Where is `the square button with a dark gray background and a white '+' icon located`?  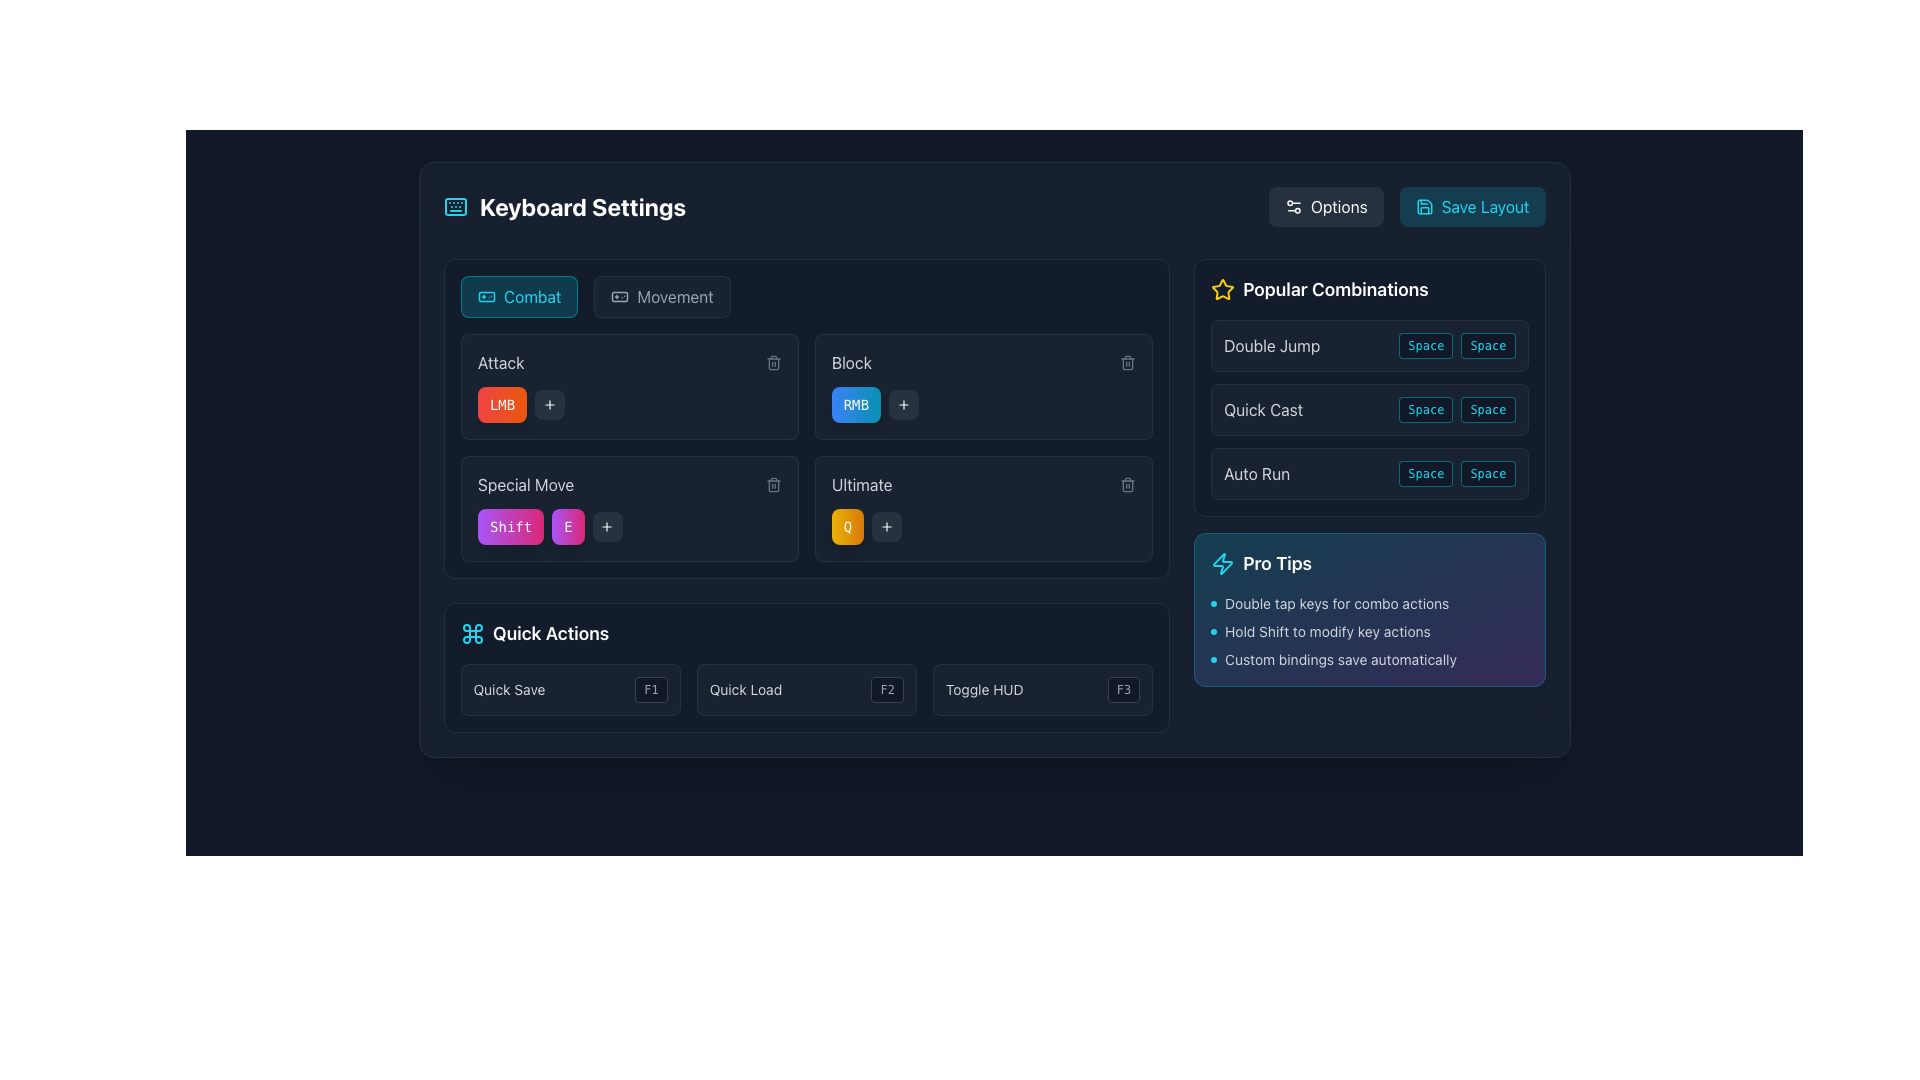
the square button with a dark gray background and a white '+' icon located is located at coordinates (606, 526).